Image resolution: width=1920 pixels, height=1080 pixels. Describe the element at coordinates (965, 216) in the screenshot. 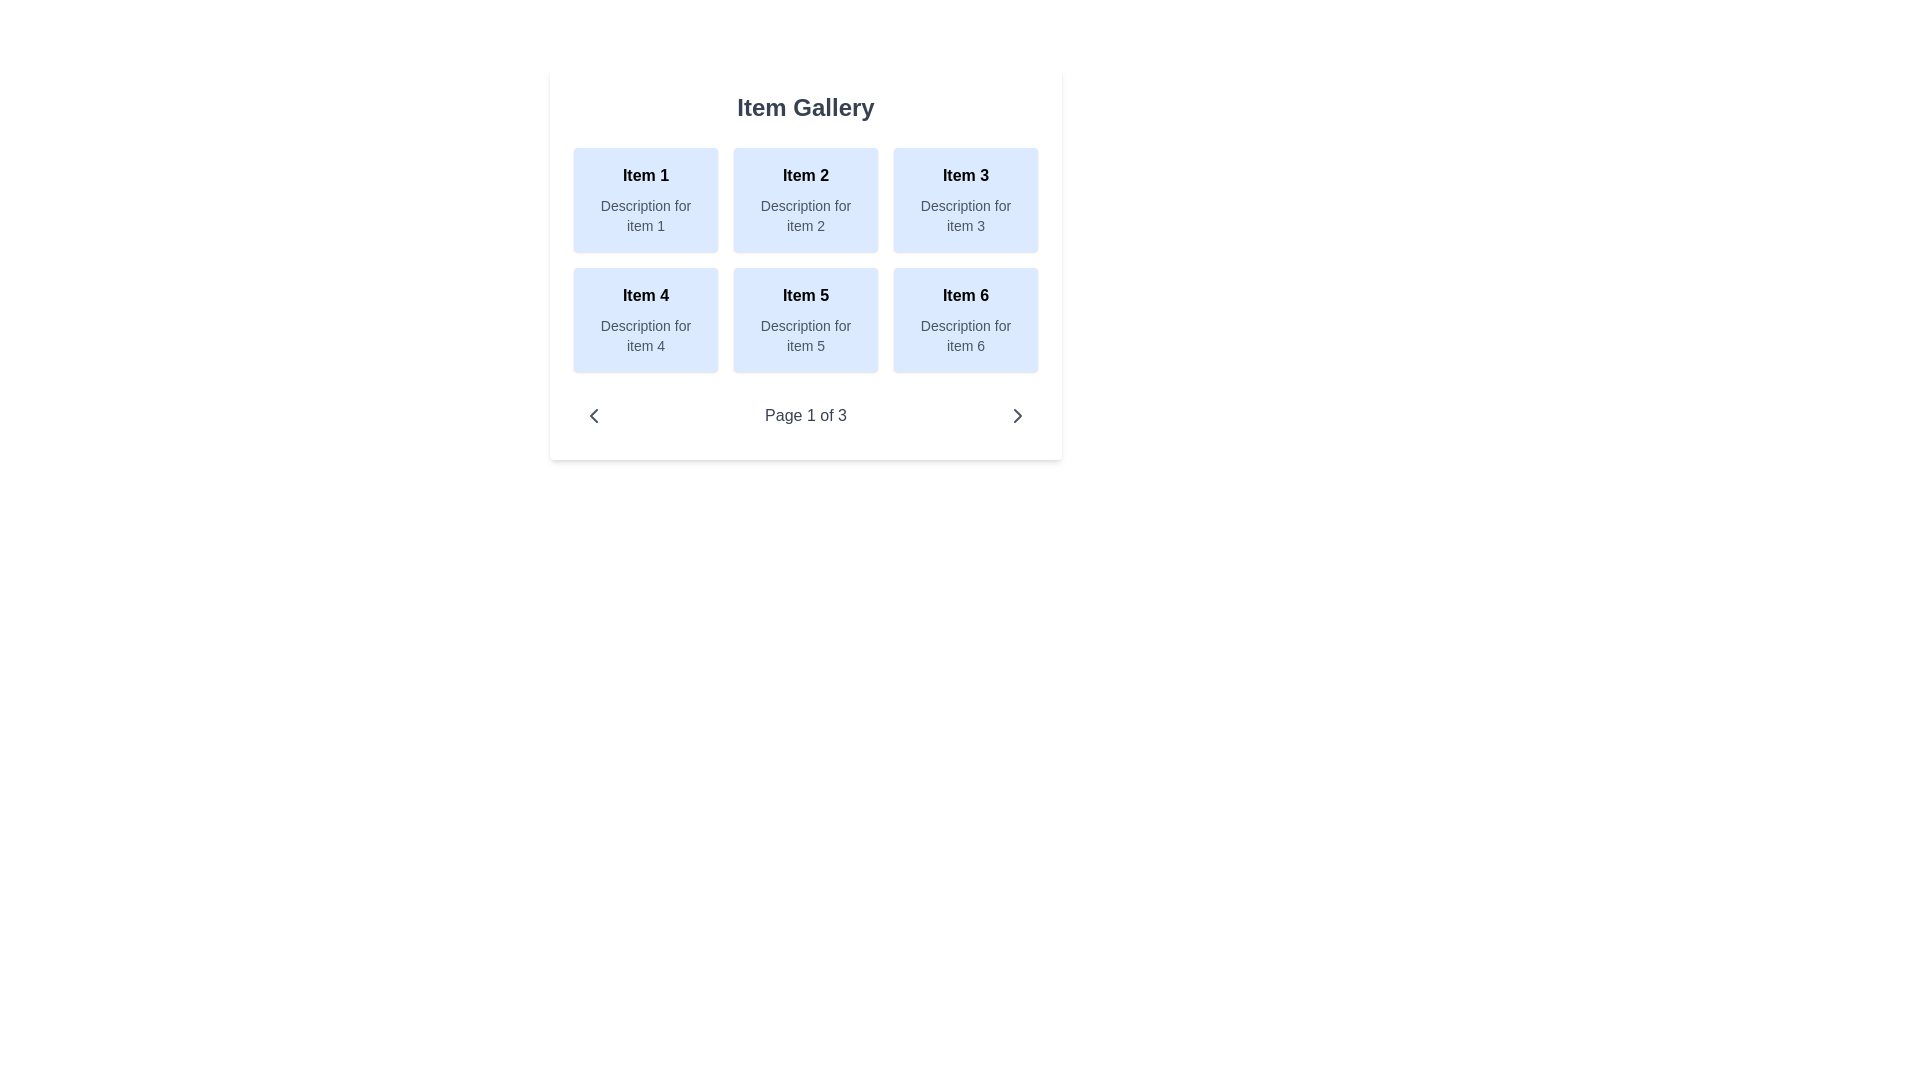

I see `the text label providing supplementary information related to 'Item 3', located below the header 'Item 3' in the grid layout` at that location.